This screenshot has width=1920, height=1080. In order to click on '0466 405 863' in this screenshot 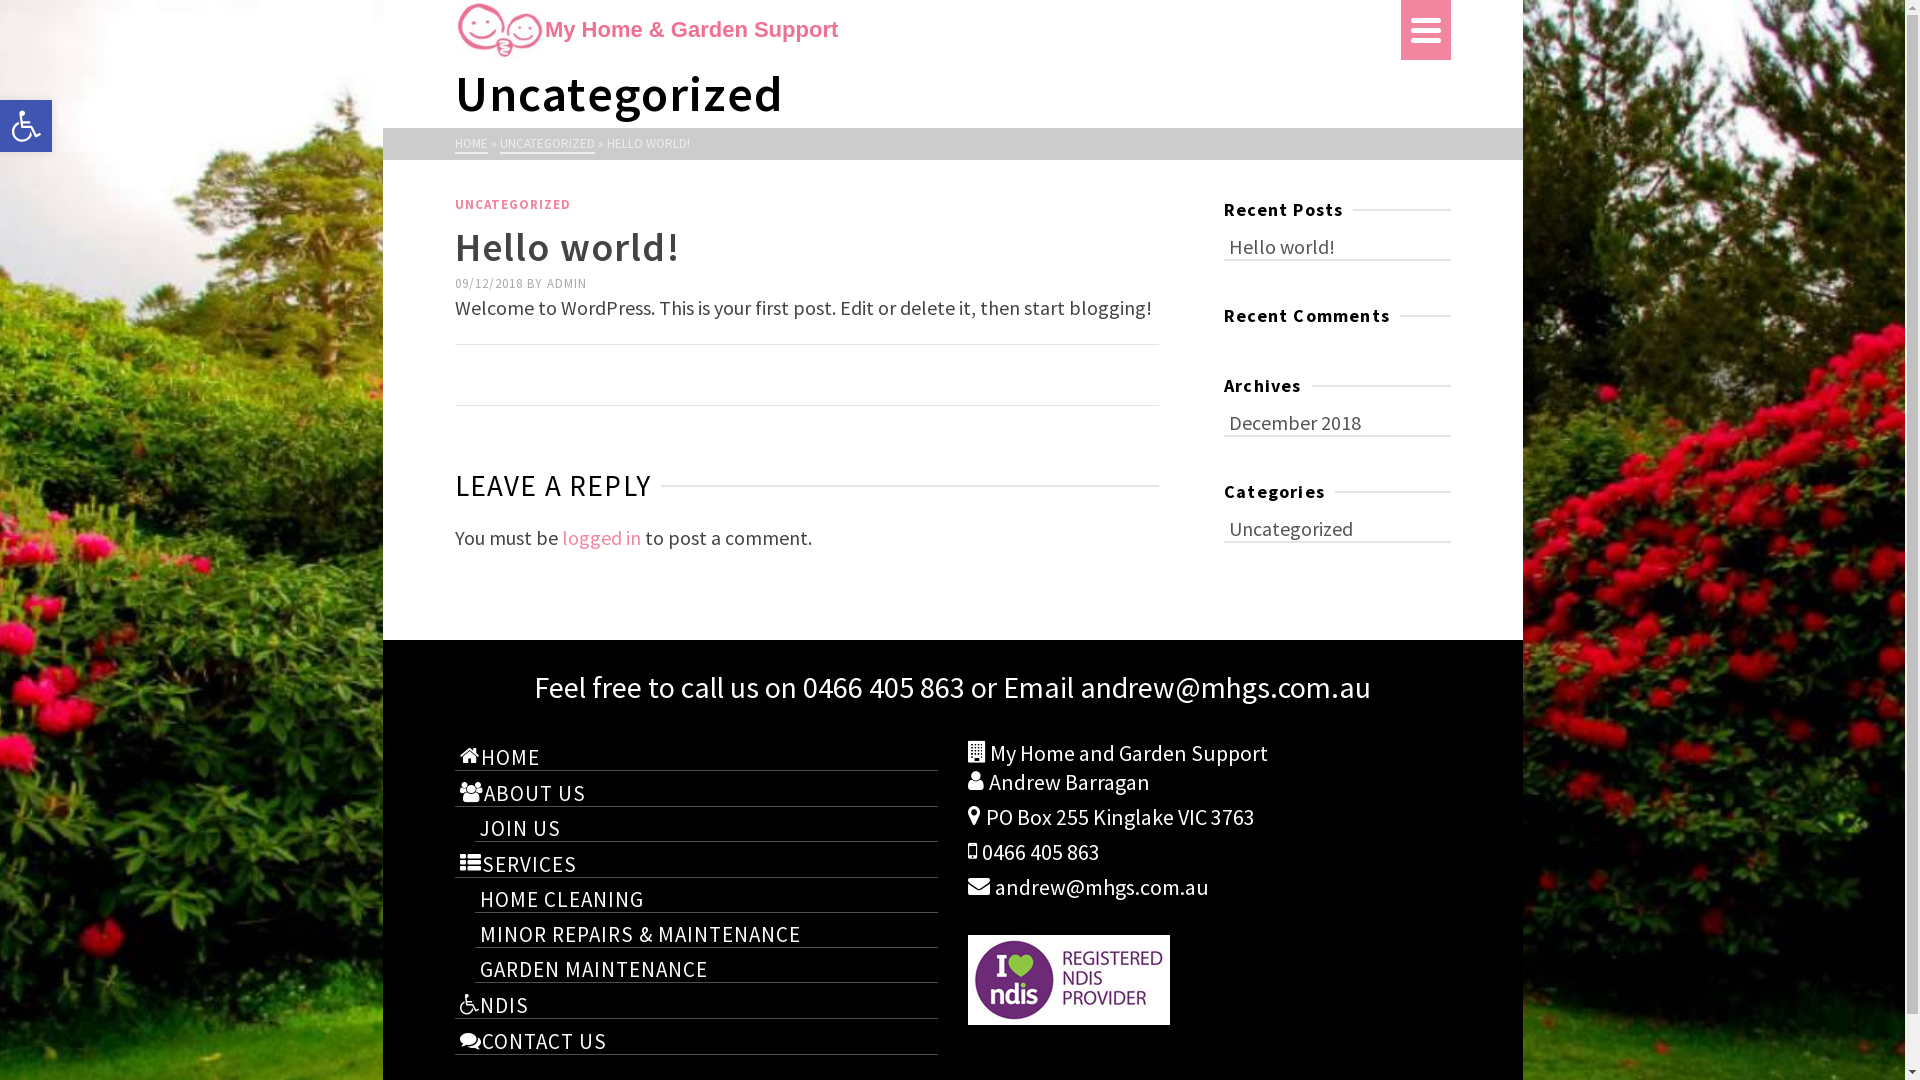, I will do `click(882, 686)`.